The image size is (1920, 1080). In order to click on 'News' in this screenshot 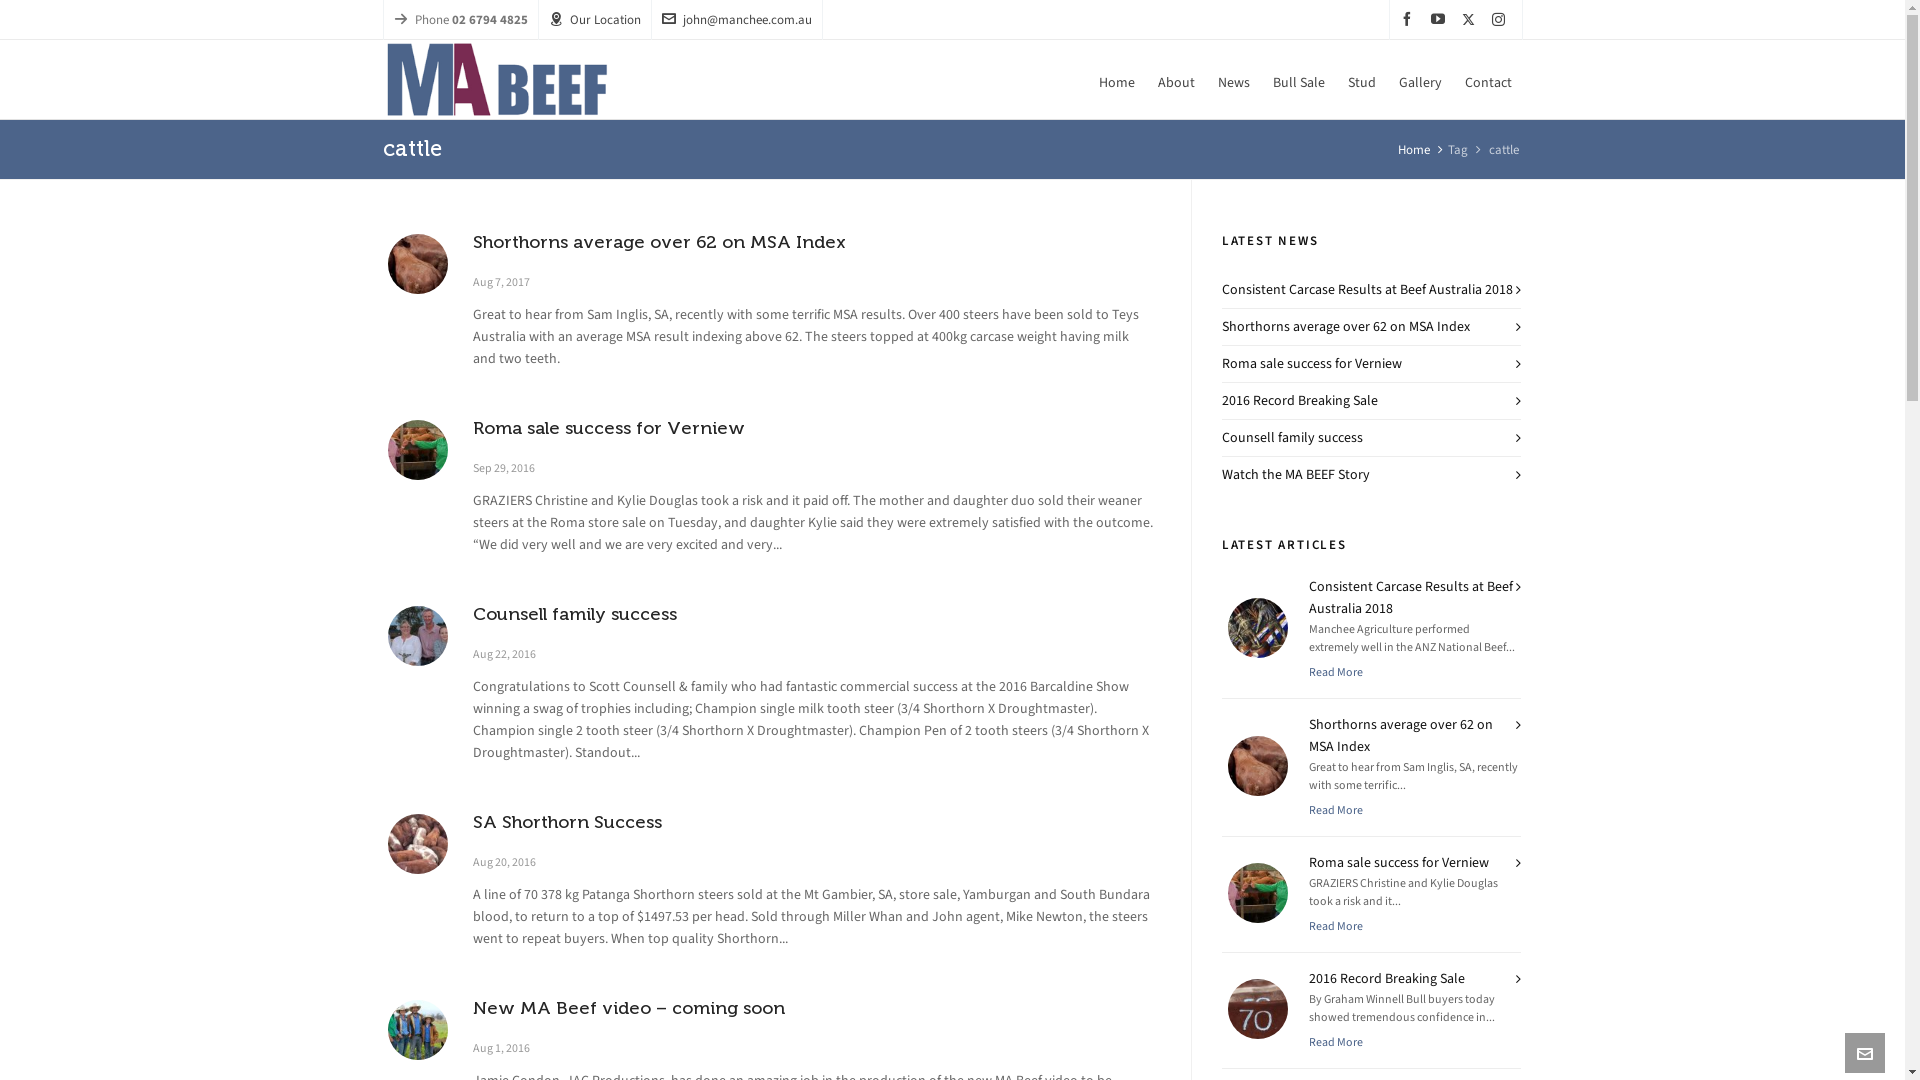, I will do `click(1232, 79)`.